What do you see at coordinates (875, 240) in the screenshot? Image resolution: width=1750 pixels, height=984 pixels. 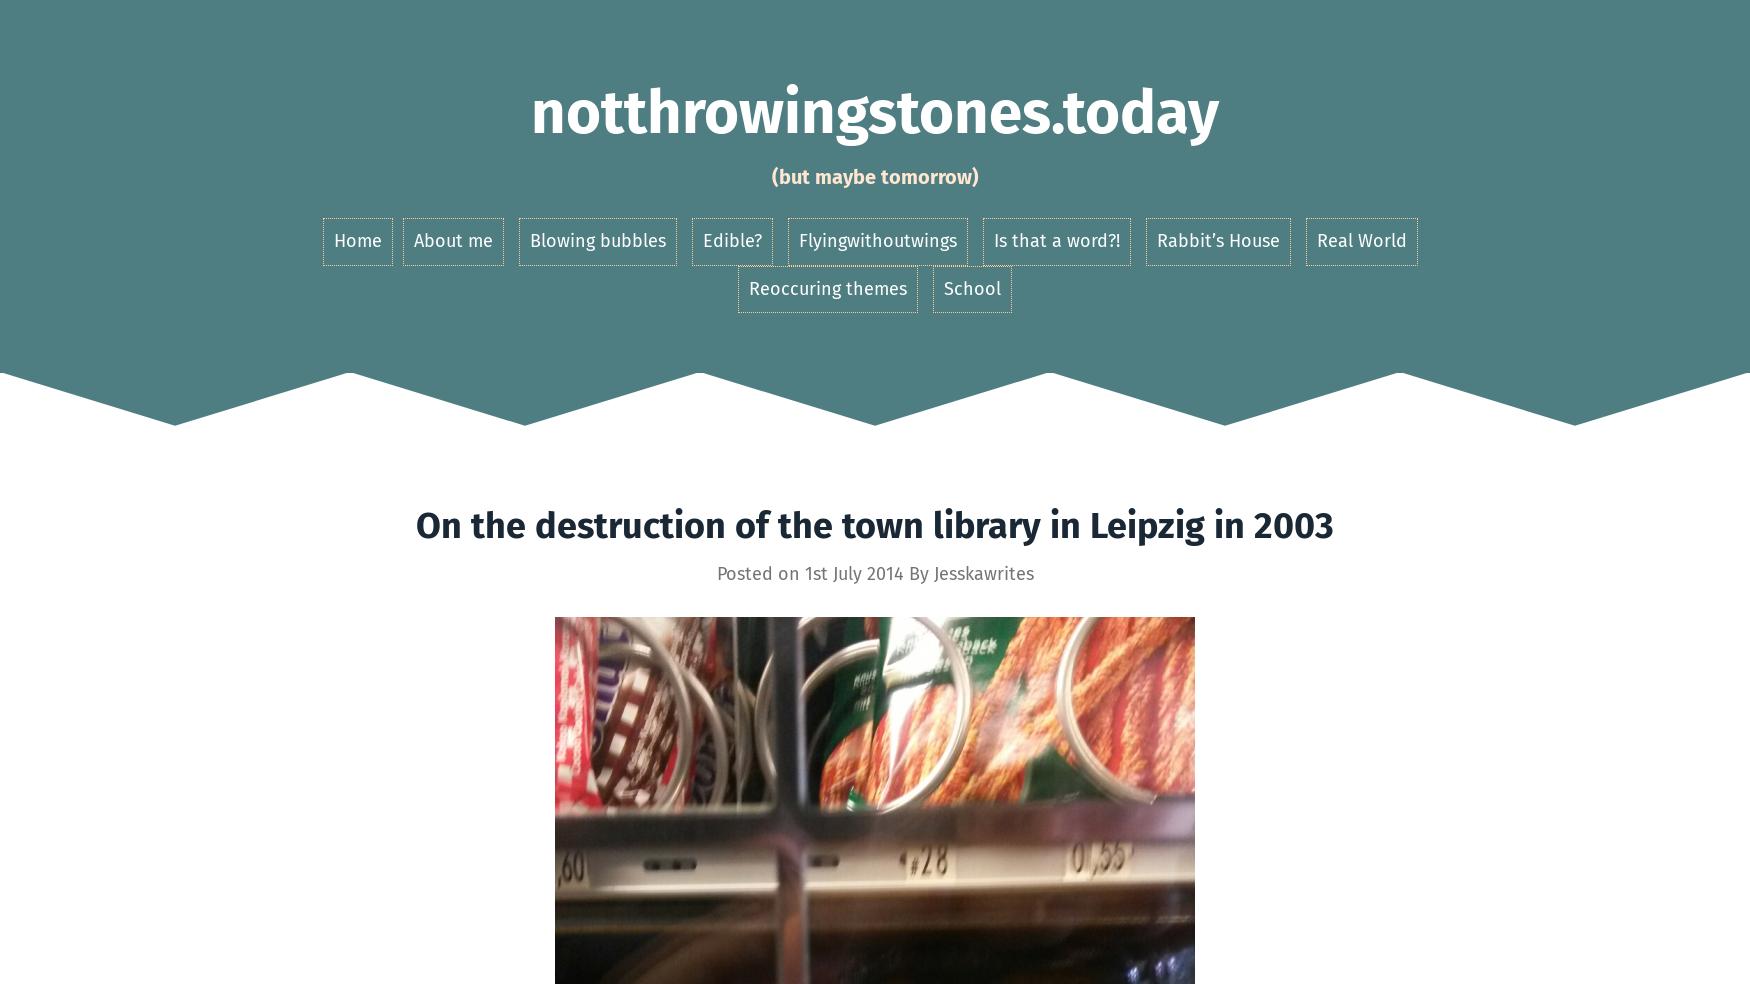 I see `'Flyingwithoutwings'` at bounding box center [875, 240].